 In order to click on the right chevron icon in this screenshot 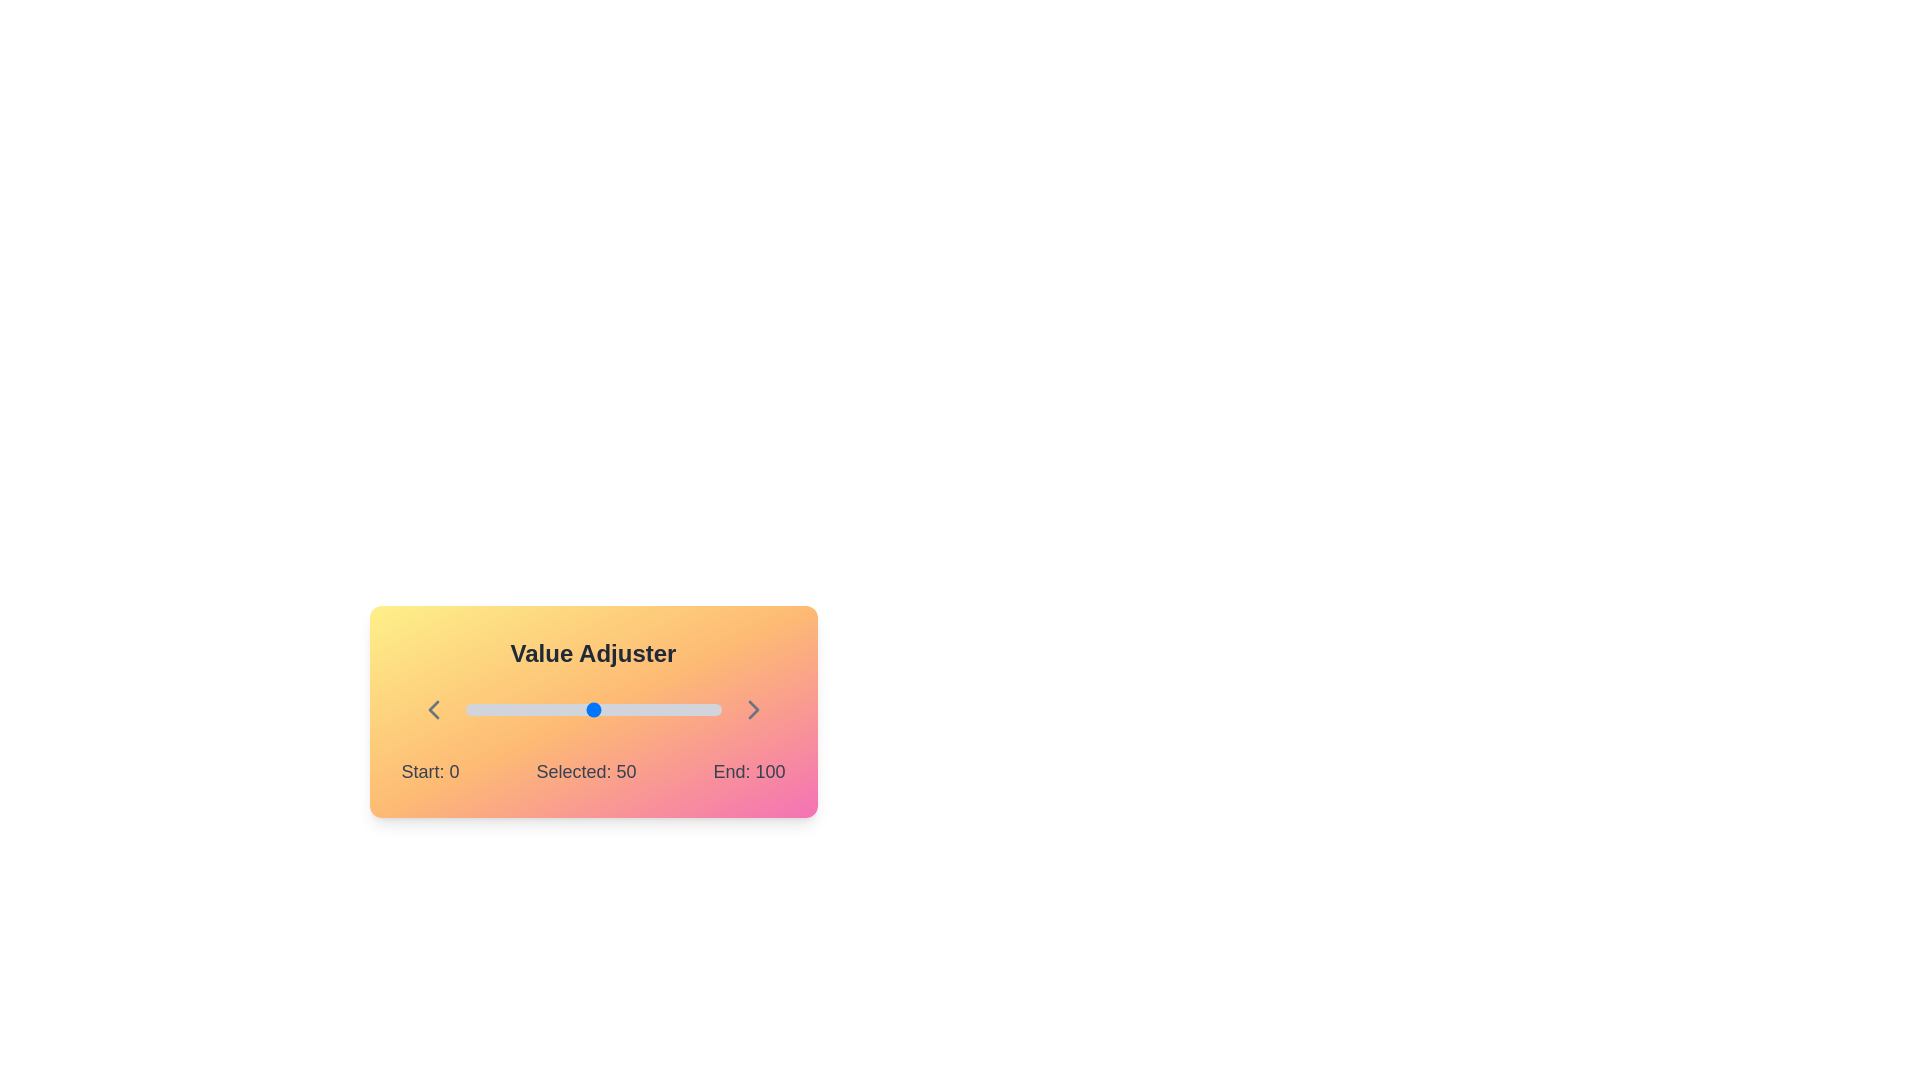, I will do `click(752, 708)`.